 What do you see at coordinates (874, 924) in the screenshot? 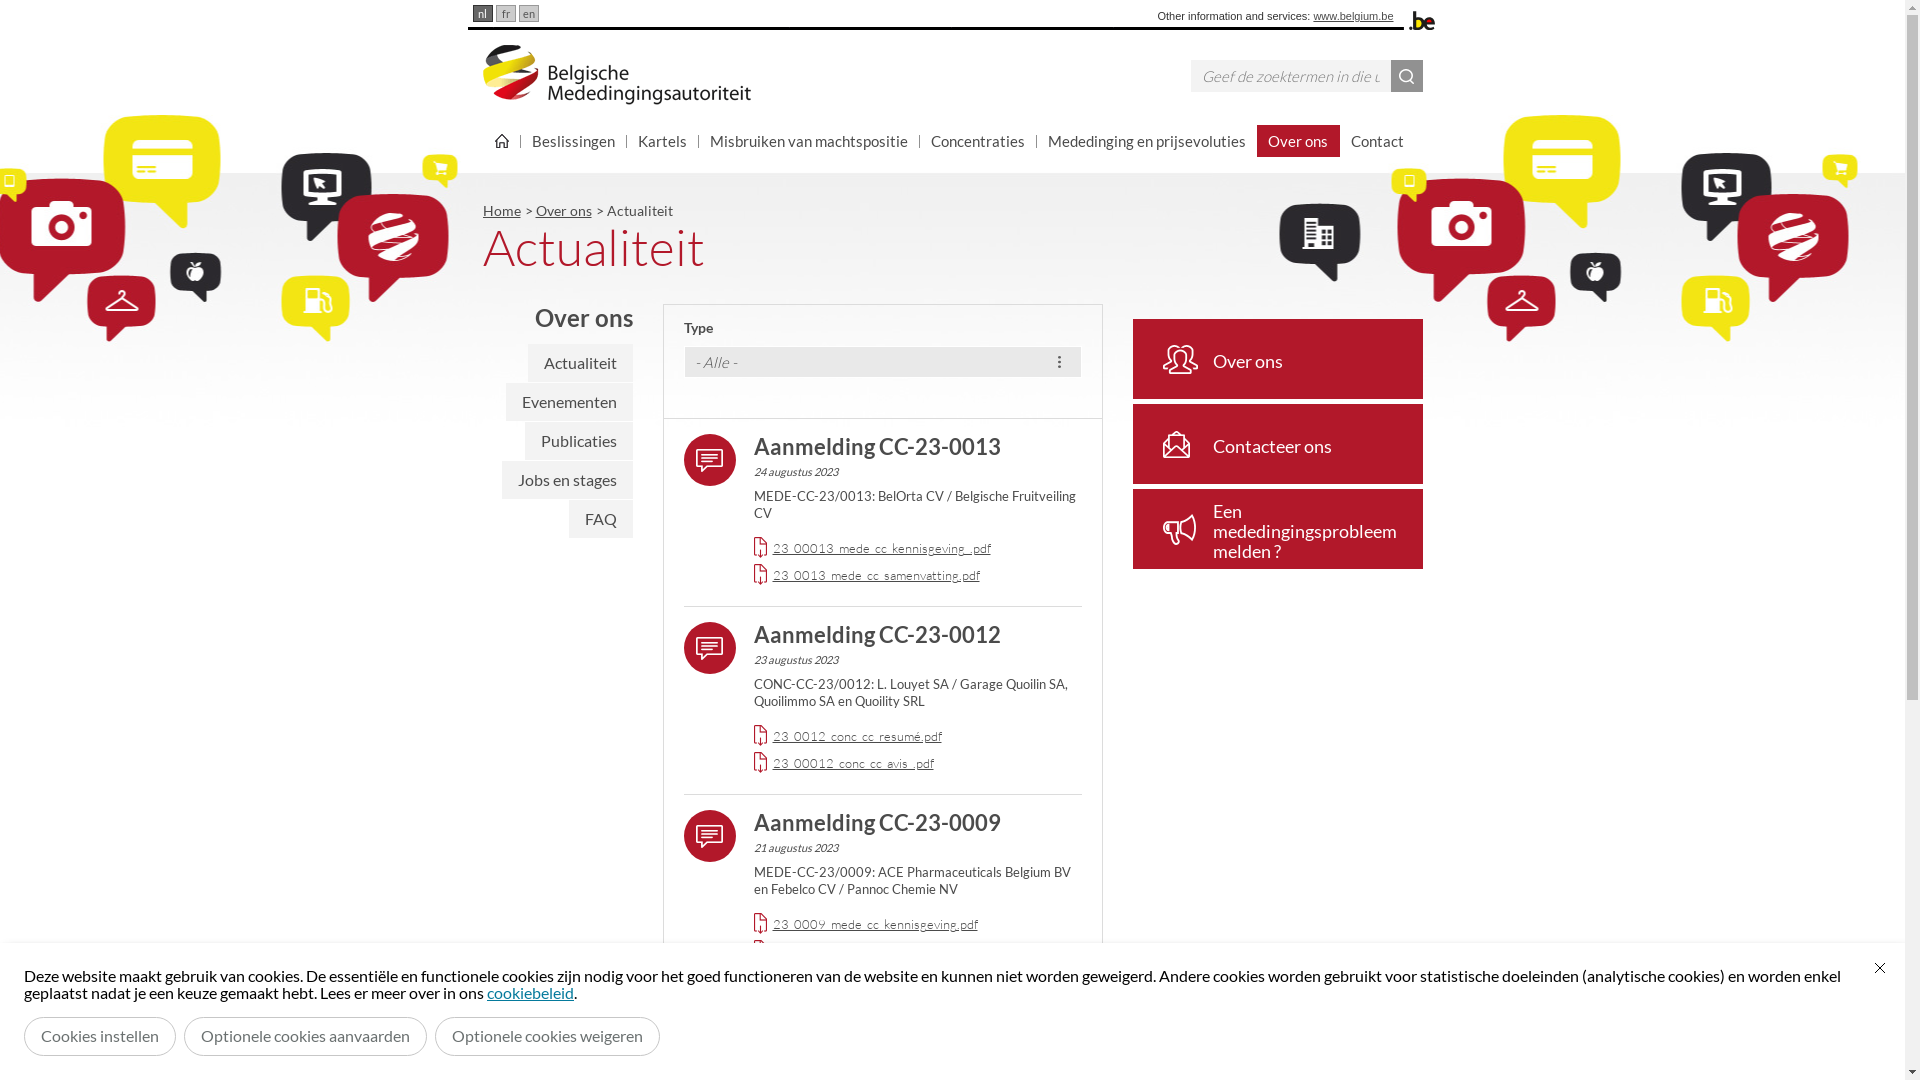
I see `'23_0009_mede_cc_kennisgeving.pdf'` at bounding box center [874, 924].